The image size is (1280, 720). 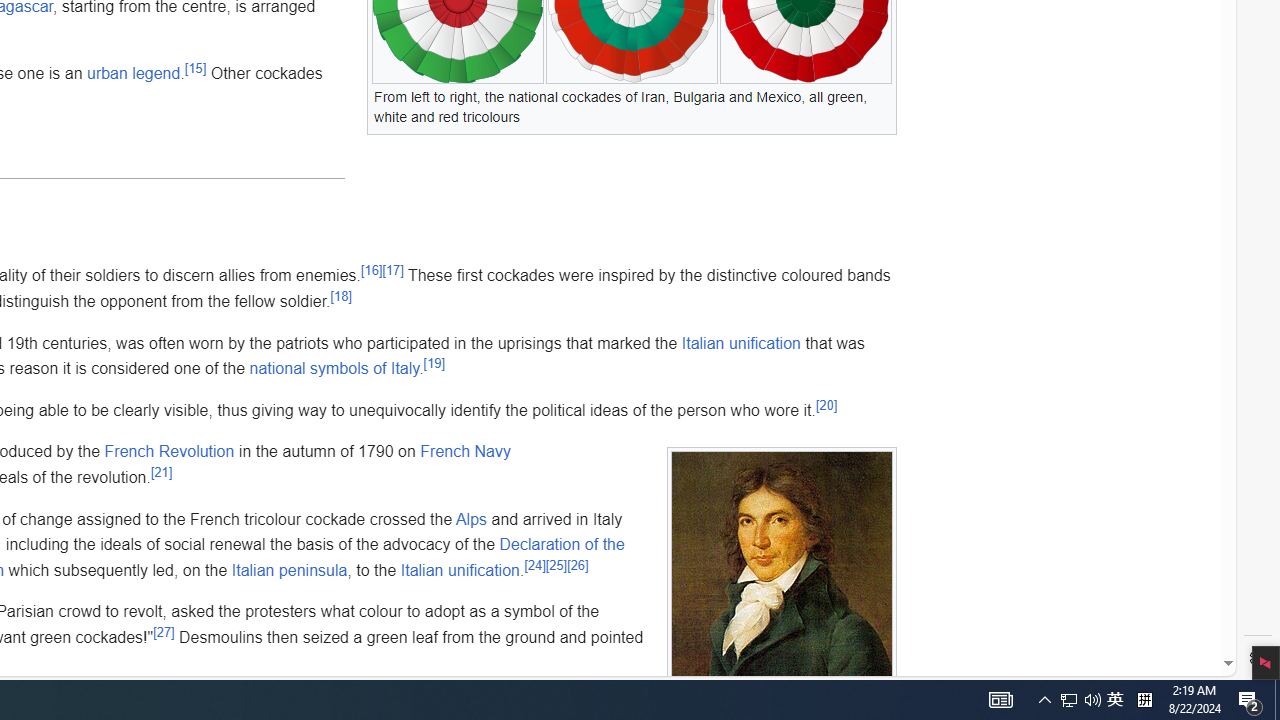 I want to click on 'French Navy', so click(x=464, y=451).